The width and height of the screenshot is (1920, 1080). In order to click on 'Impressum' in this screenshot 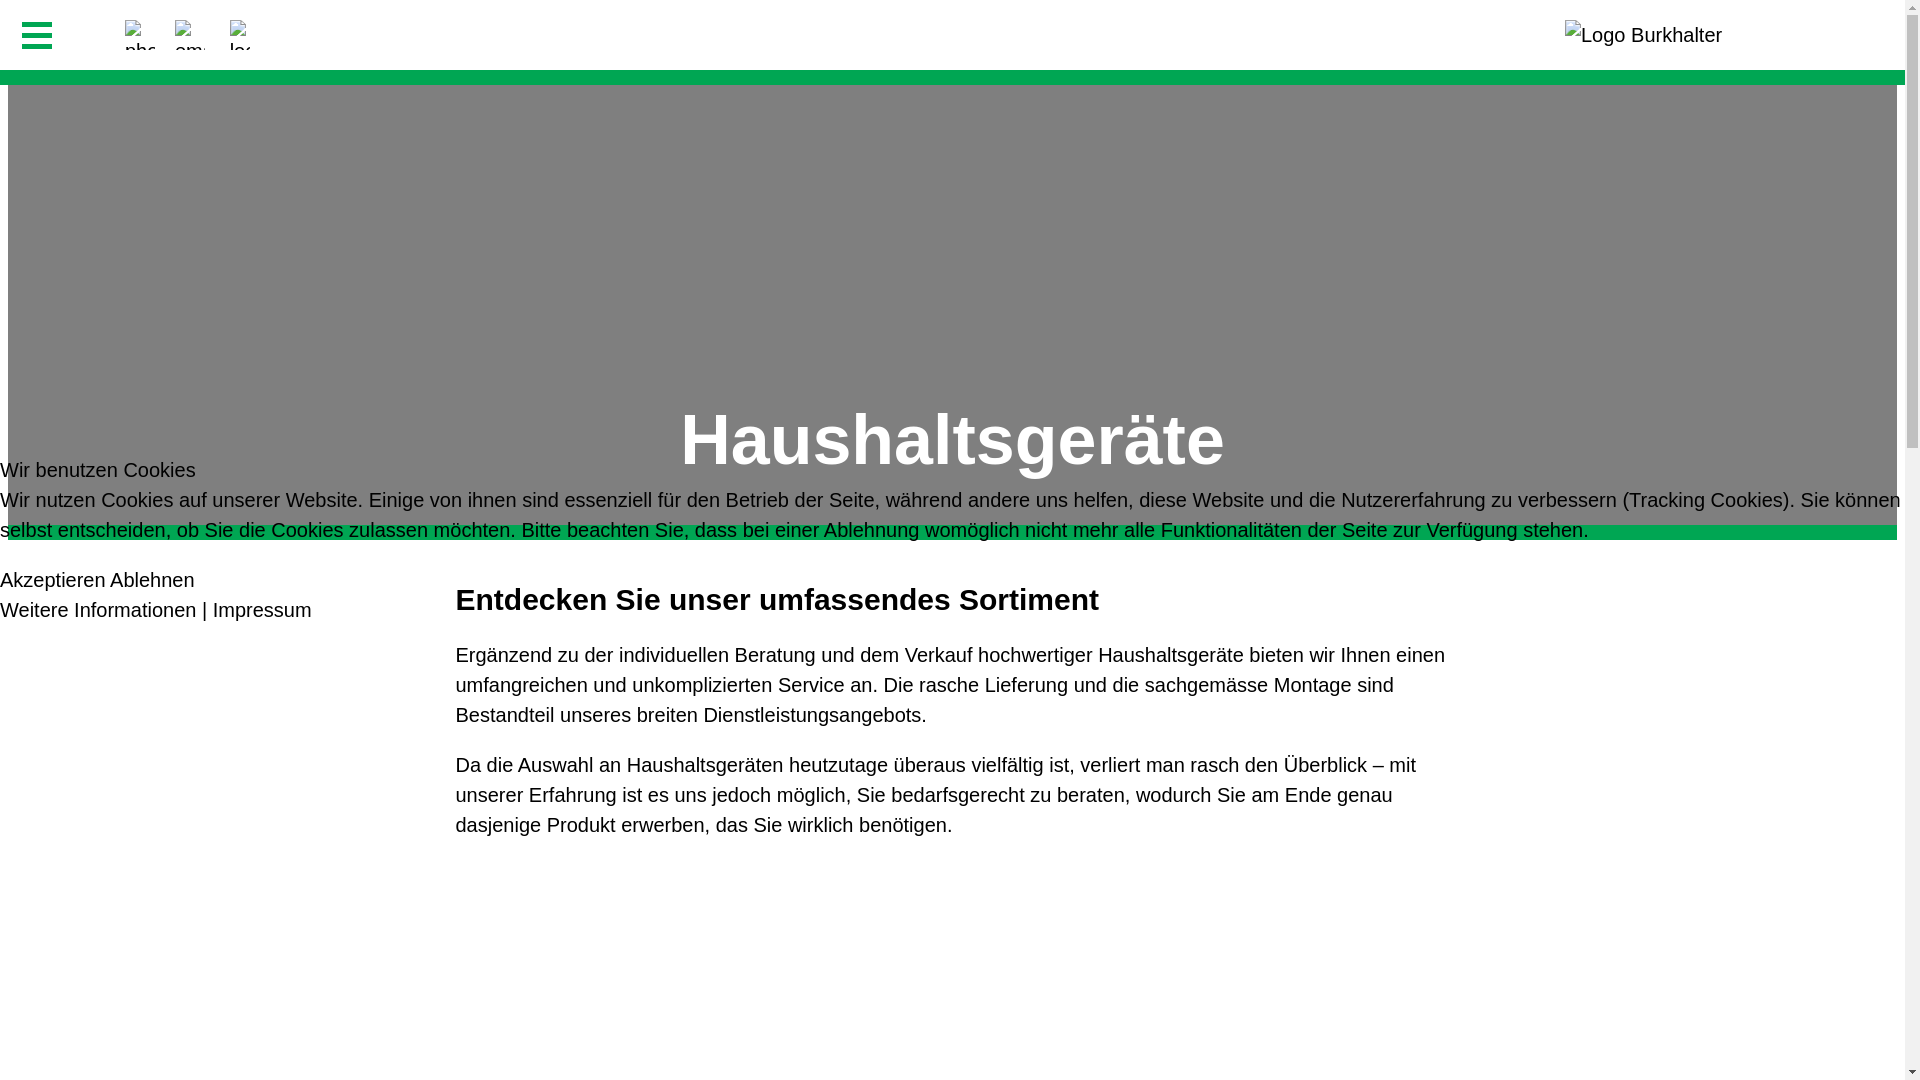, I will do `click(212, 608)`.